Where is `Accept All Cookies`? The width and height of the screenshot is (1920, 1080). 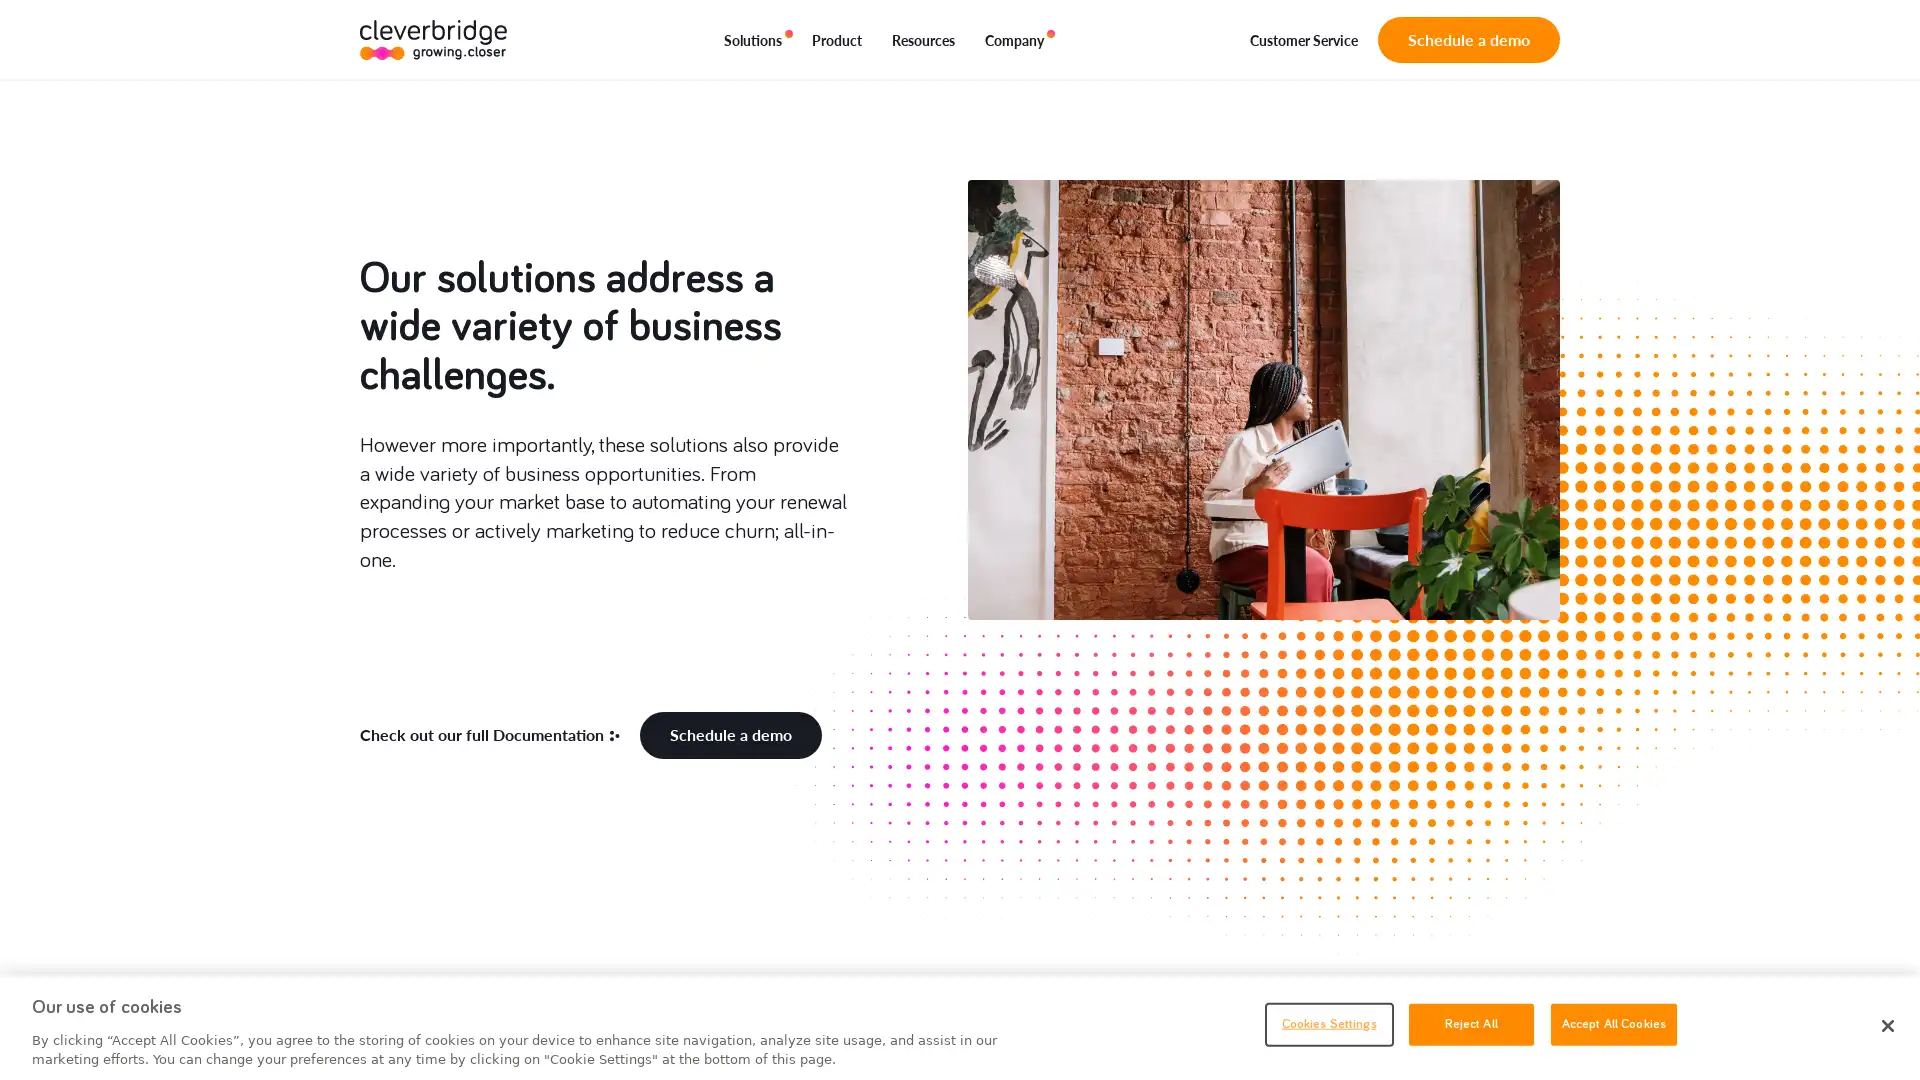 Accept All Cookies is located at coordinates (1613, 1023).